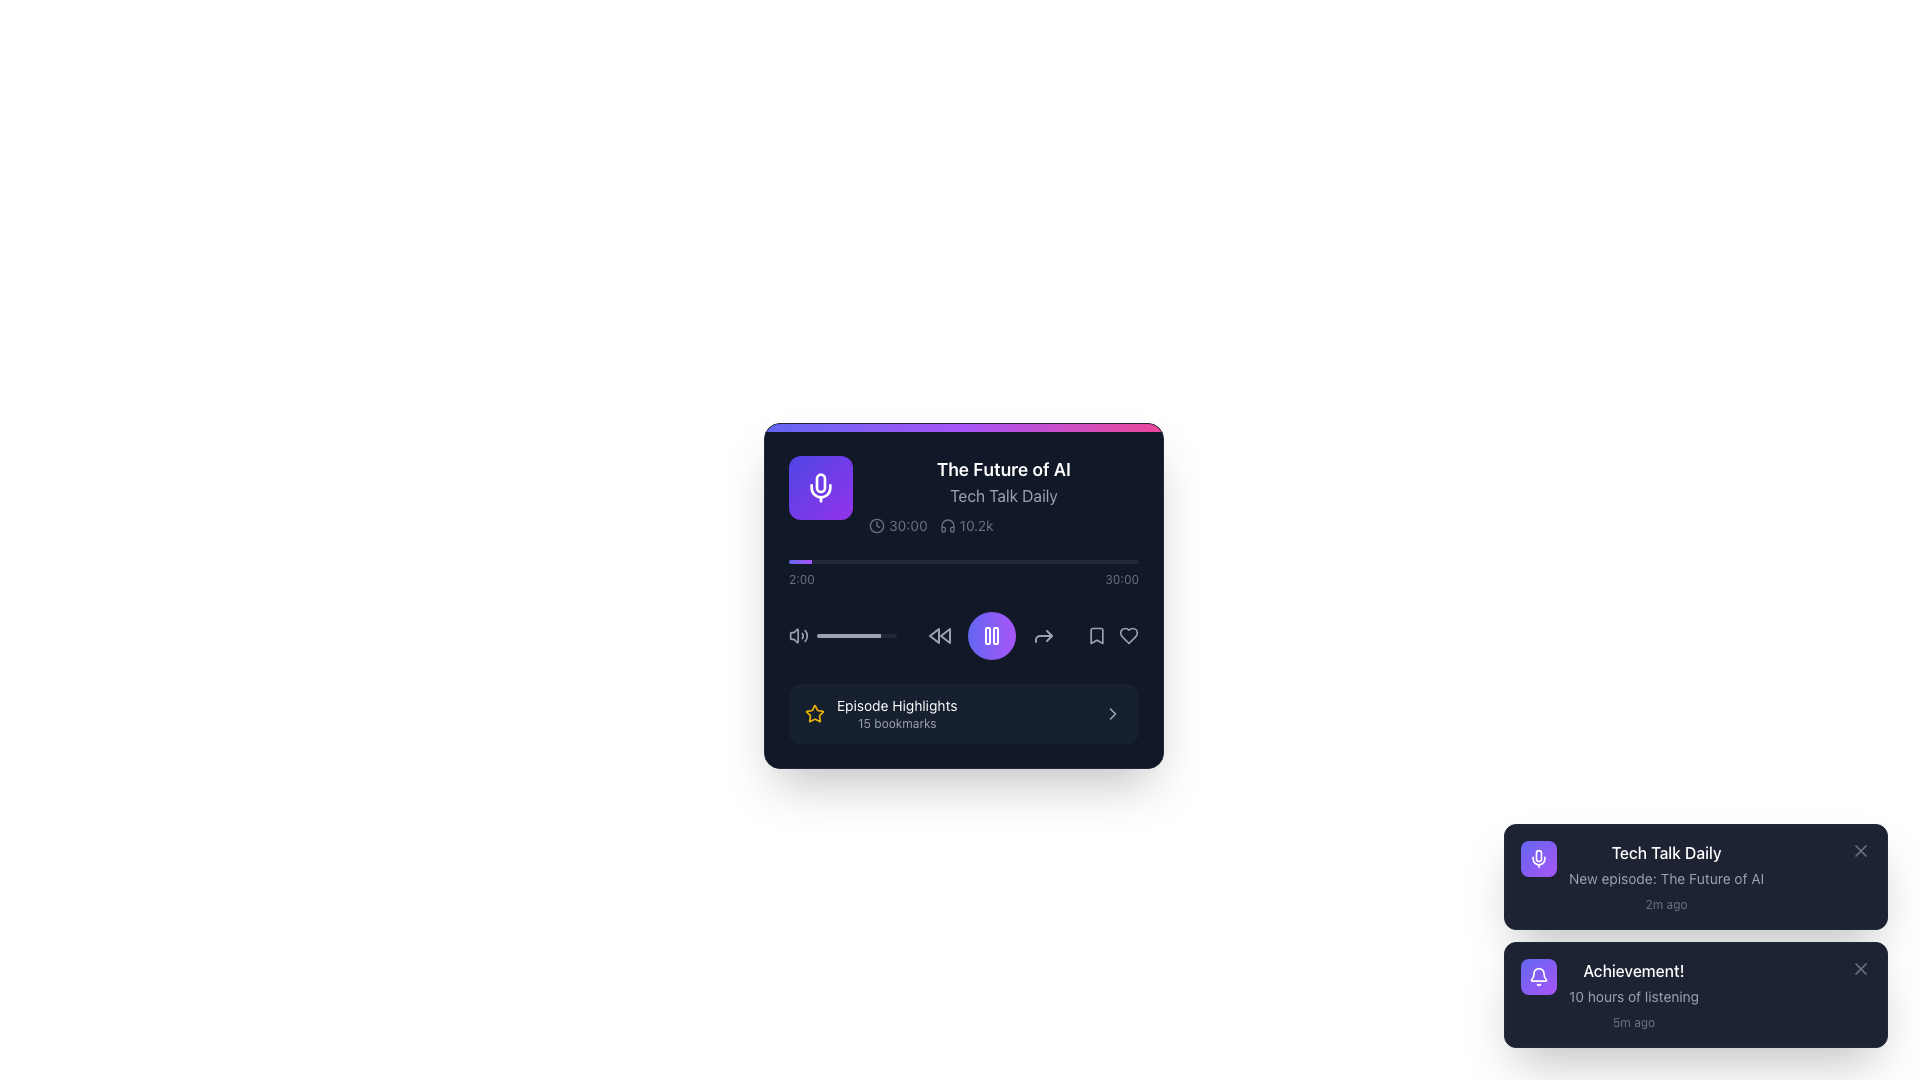 The width and height of the screenshot is (1920, 1080). Describe the element at coordinates (1860, 967) in the screenshot. I see `the close button located in the top-right corner of the notification card labeled 'Achievement! 10 hours of listening 5m ago'` at that location.